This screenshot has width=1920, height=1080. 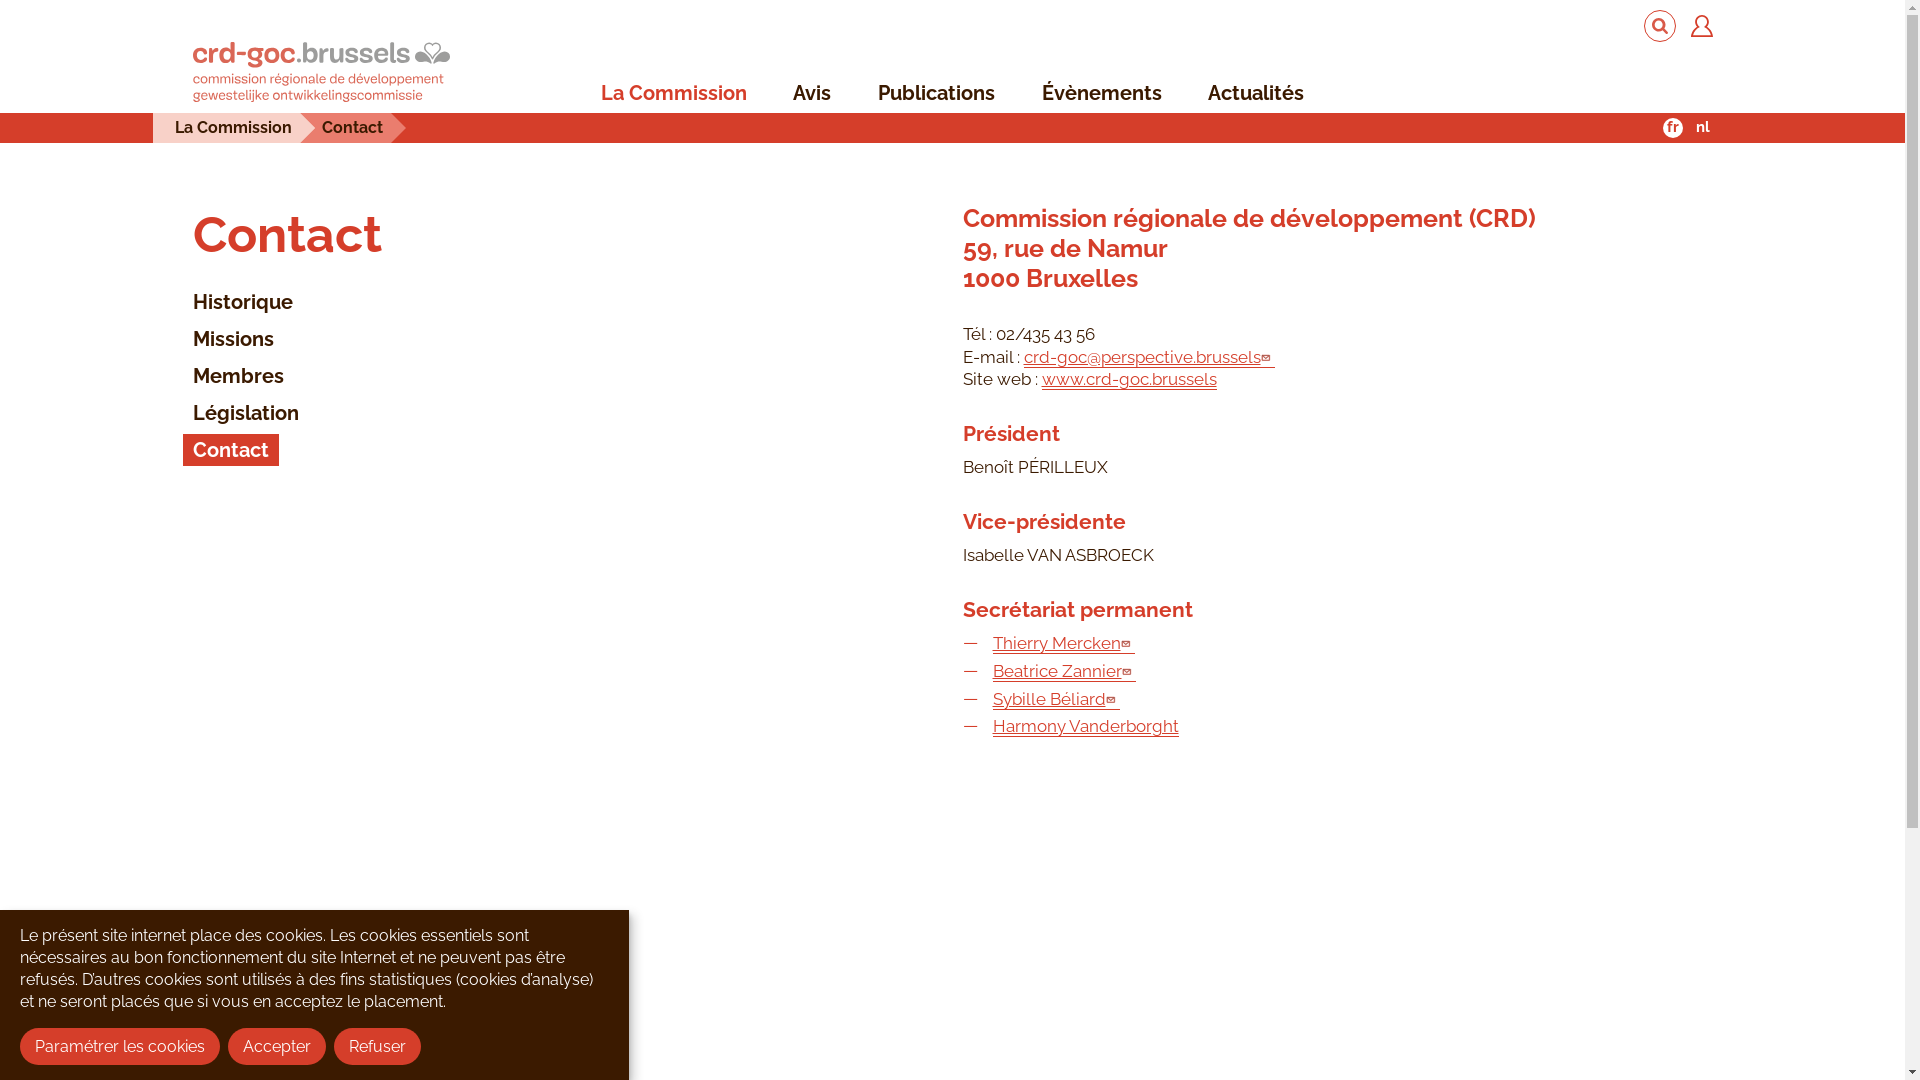 I want to click on 'Harmony Vanderborght', so click(x=1083, y=726).